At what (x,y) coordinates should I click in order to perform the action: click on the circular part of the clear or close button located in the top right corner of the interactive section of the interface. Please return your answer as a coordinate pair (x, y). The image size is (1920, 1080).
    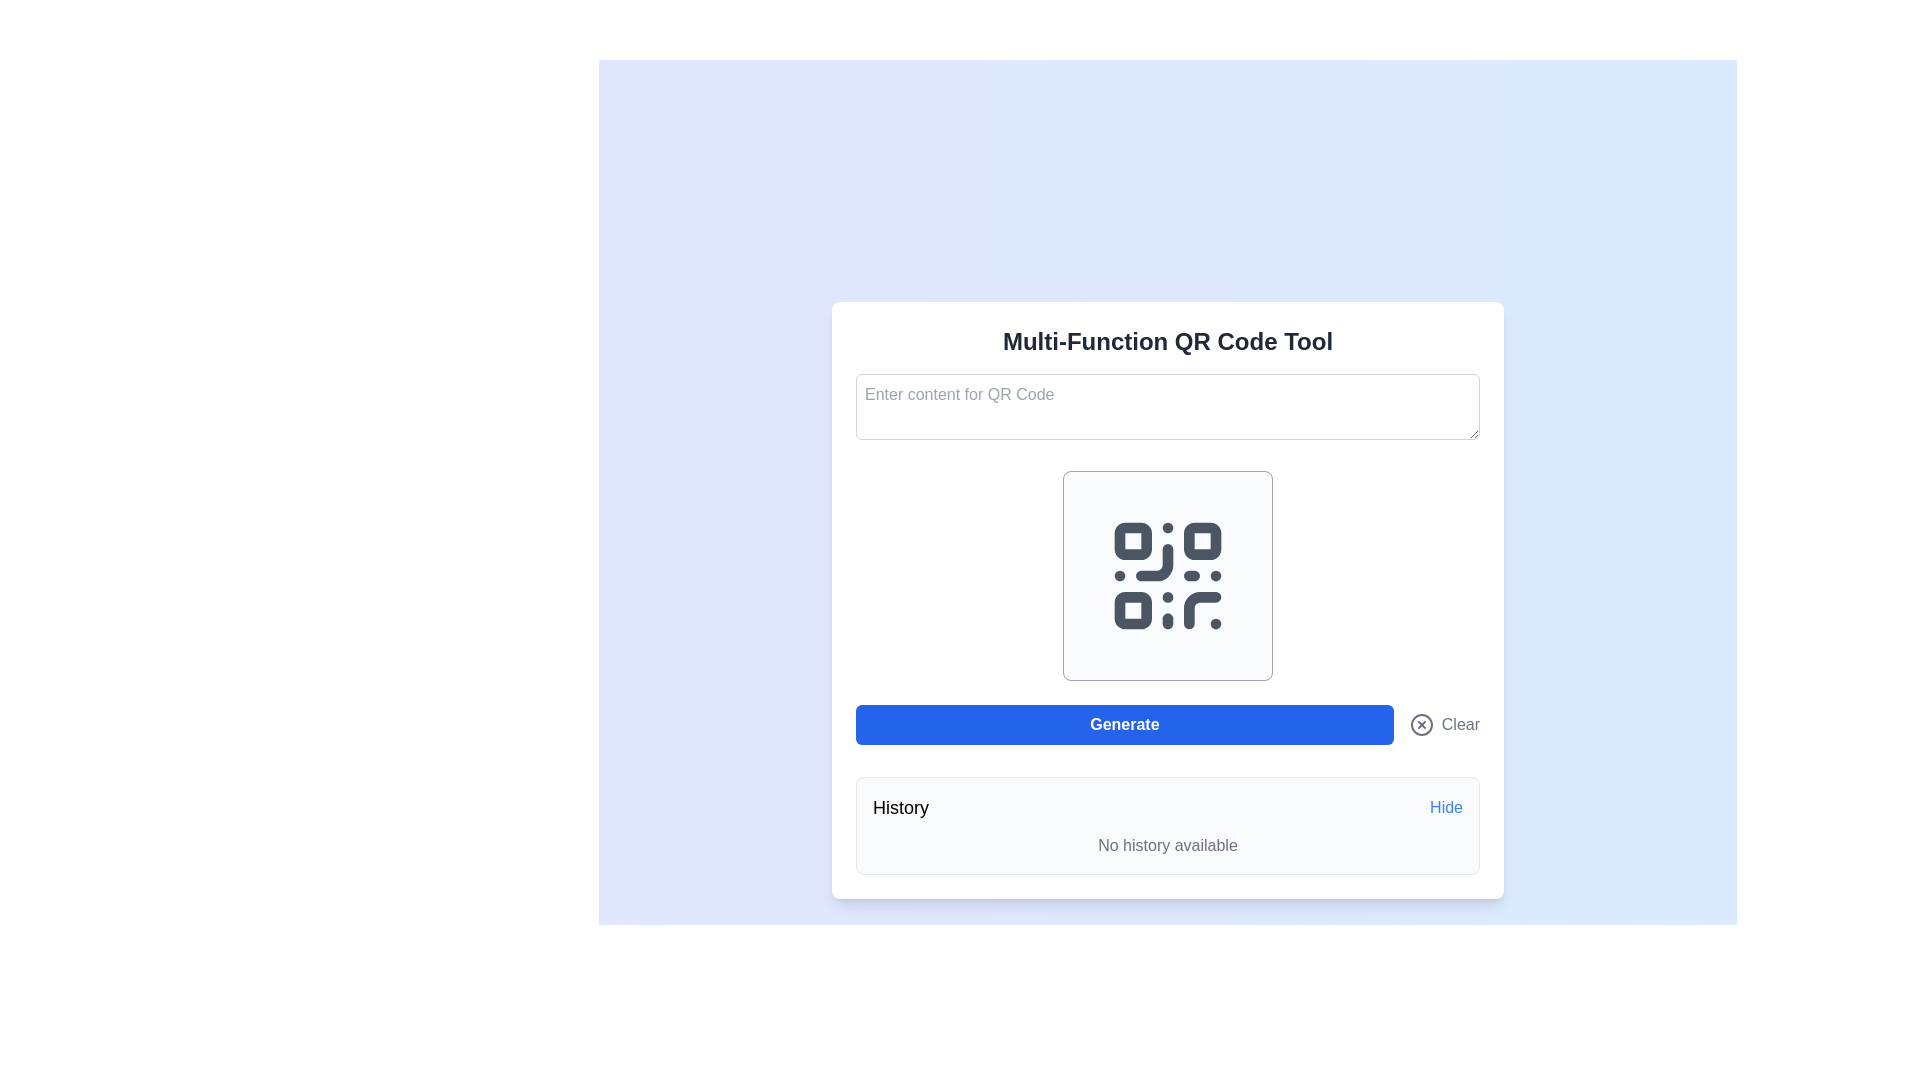
    Looking at the image, I should click on (1420, 724).